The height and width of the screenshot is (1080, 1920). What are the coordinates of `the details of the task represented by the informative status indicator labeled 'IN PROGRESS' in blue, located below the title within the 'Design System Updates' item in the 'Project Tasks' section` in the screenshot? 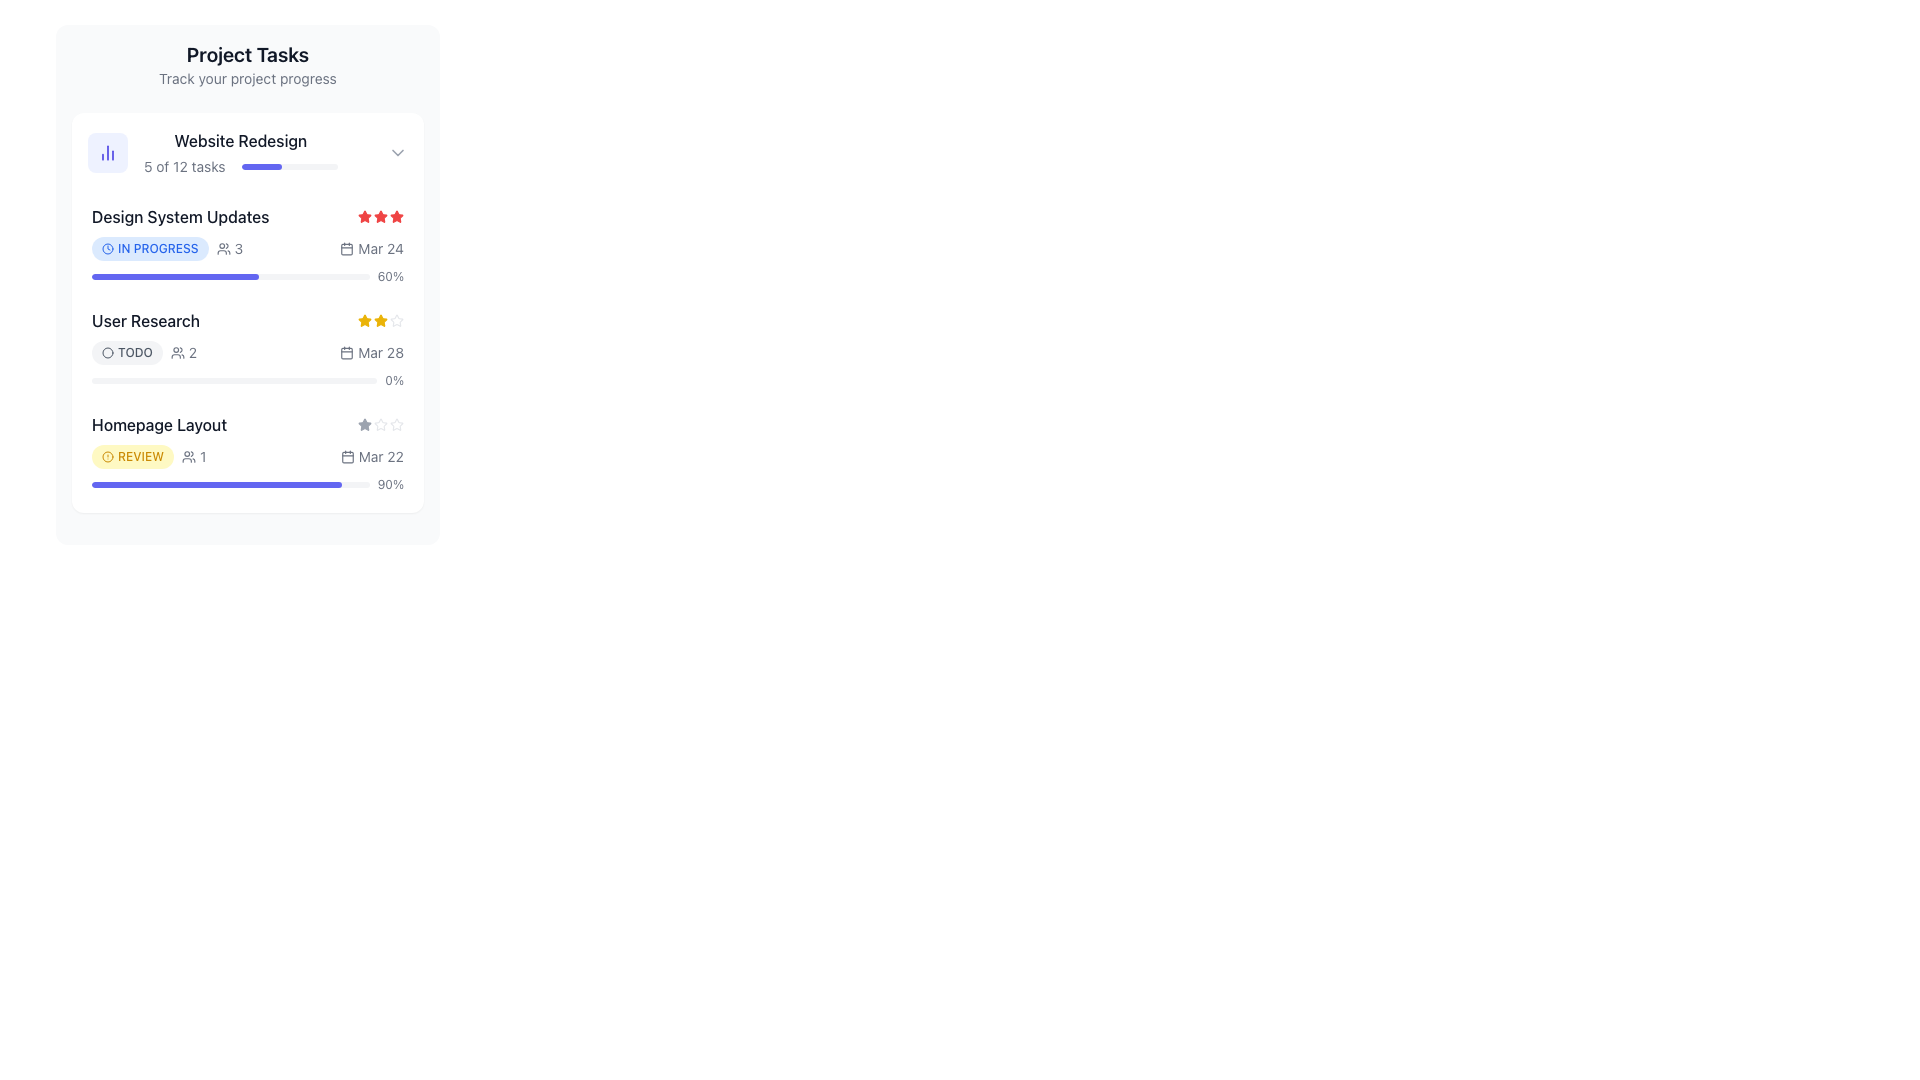 It's located at (247, 248).